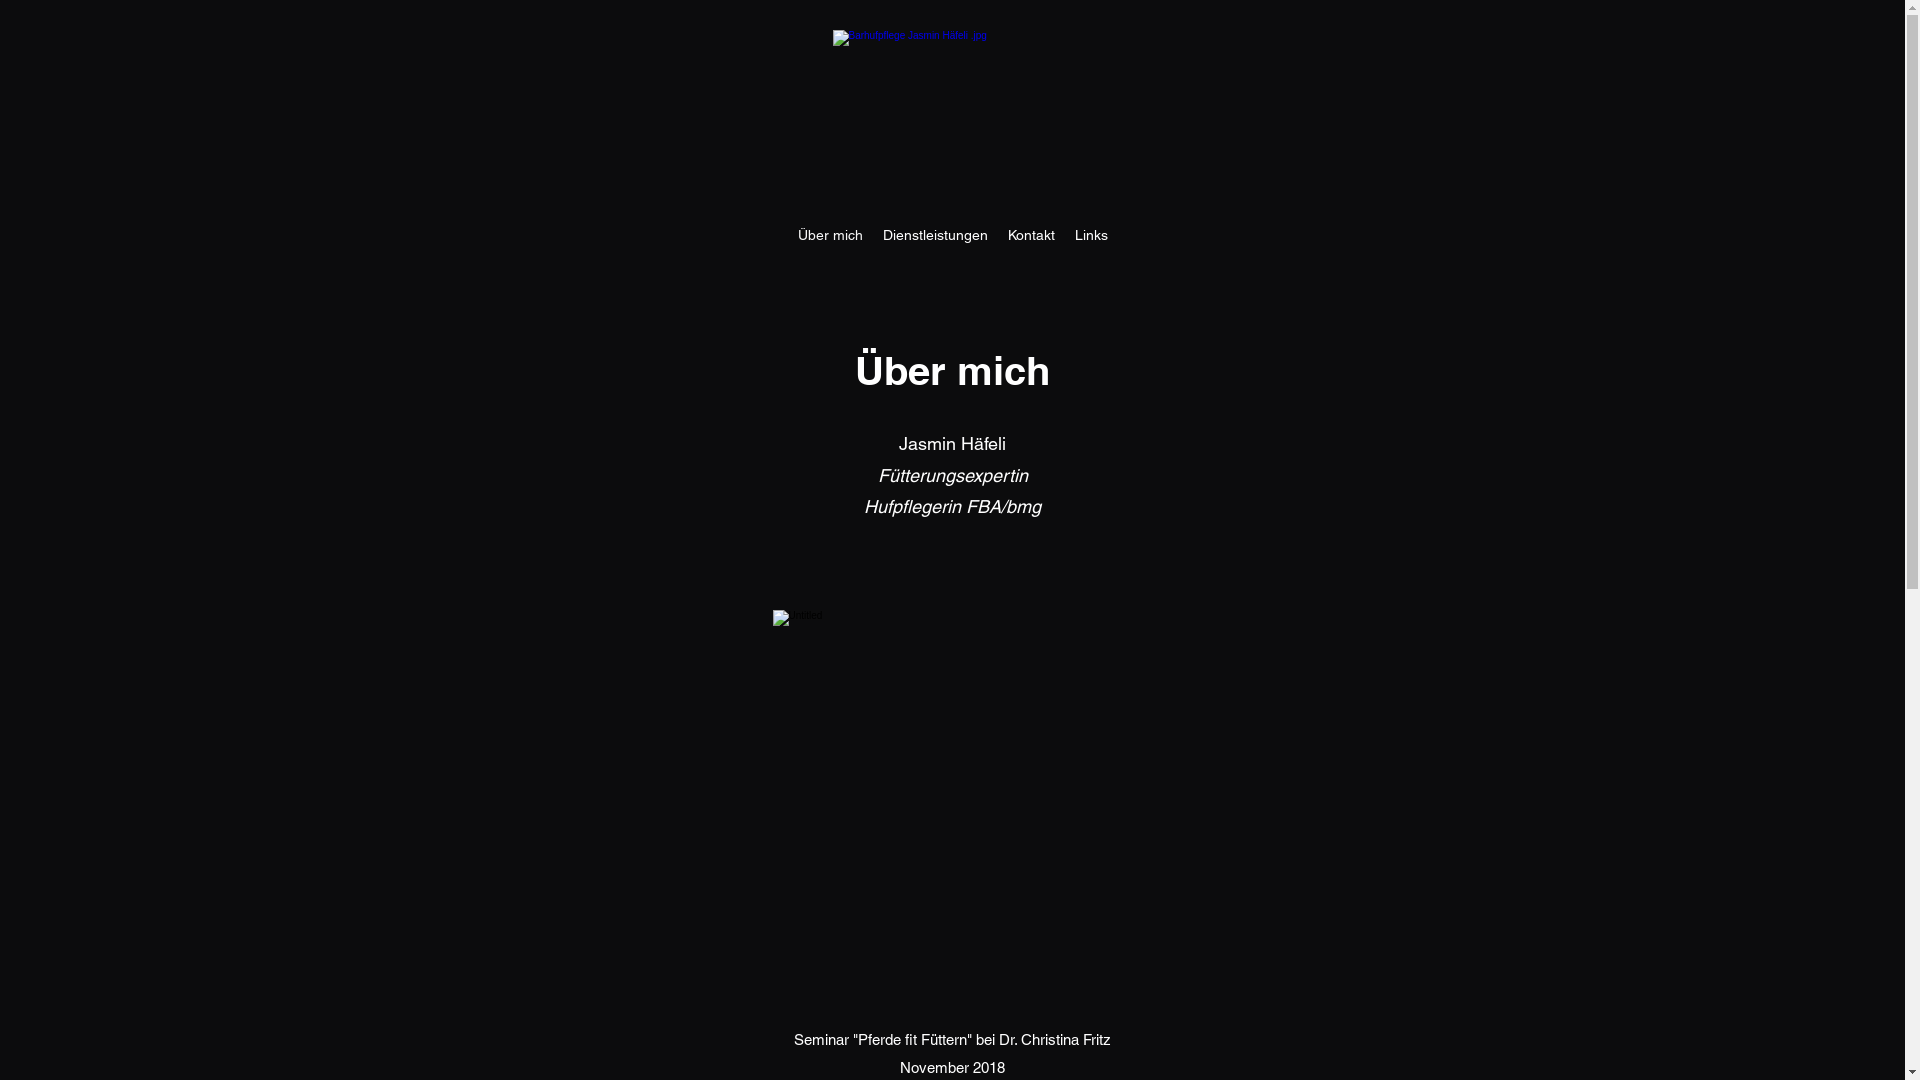  What do you see at coordinates (872, 234) in the screenshot?
I see `'Dienstleistungen'` at bounding box center [872, 234].